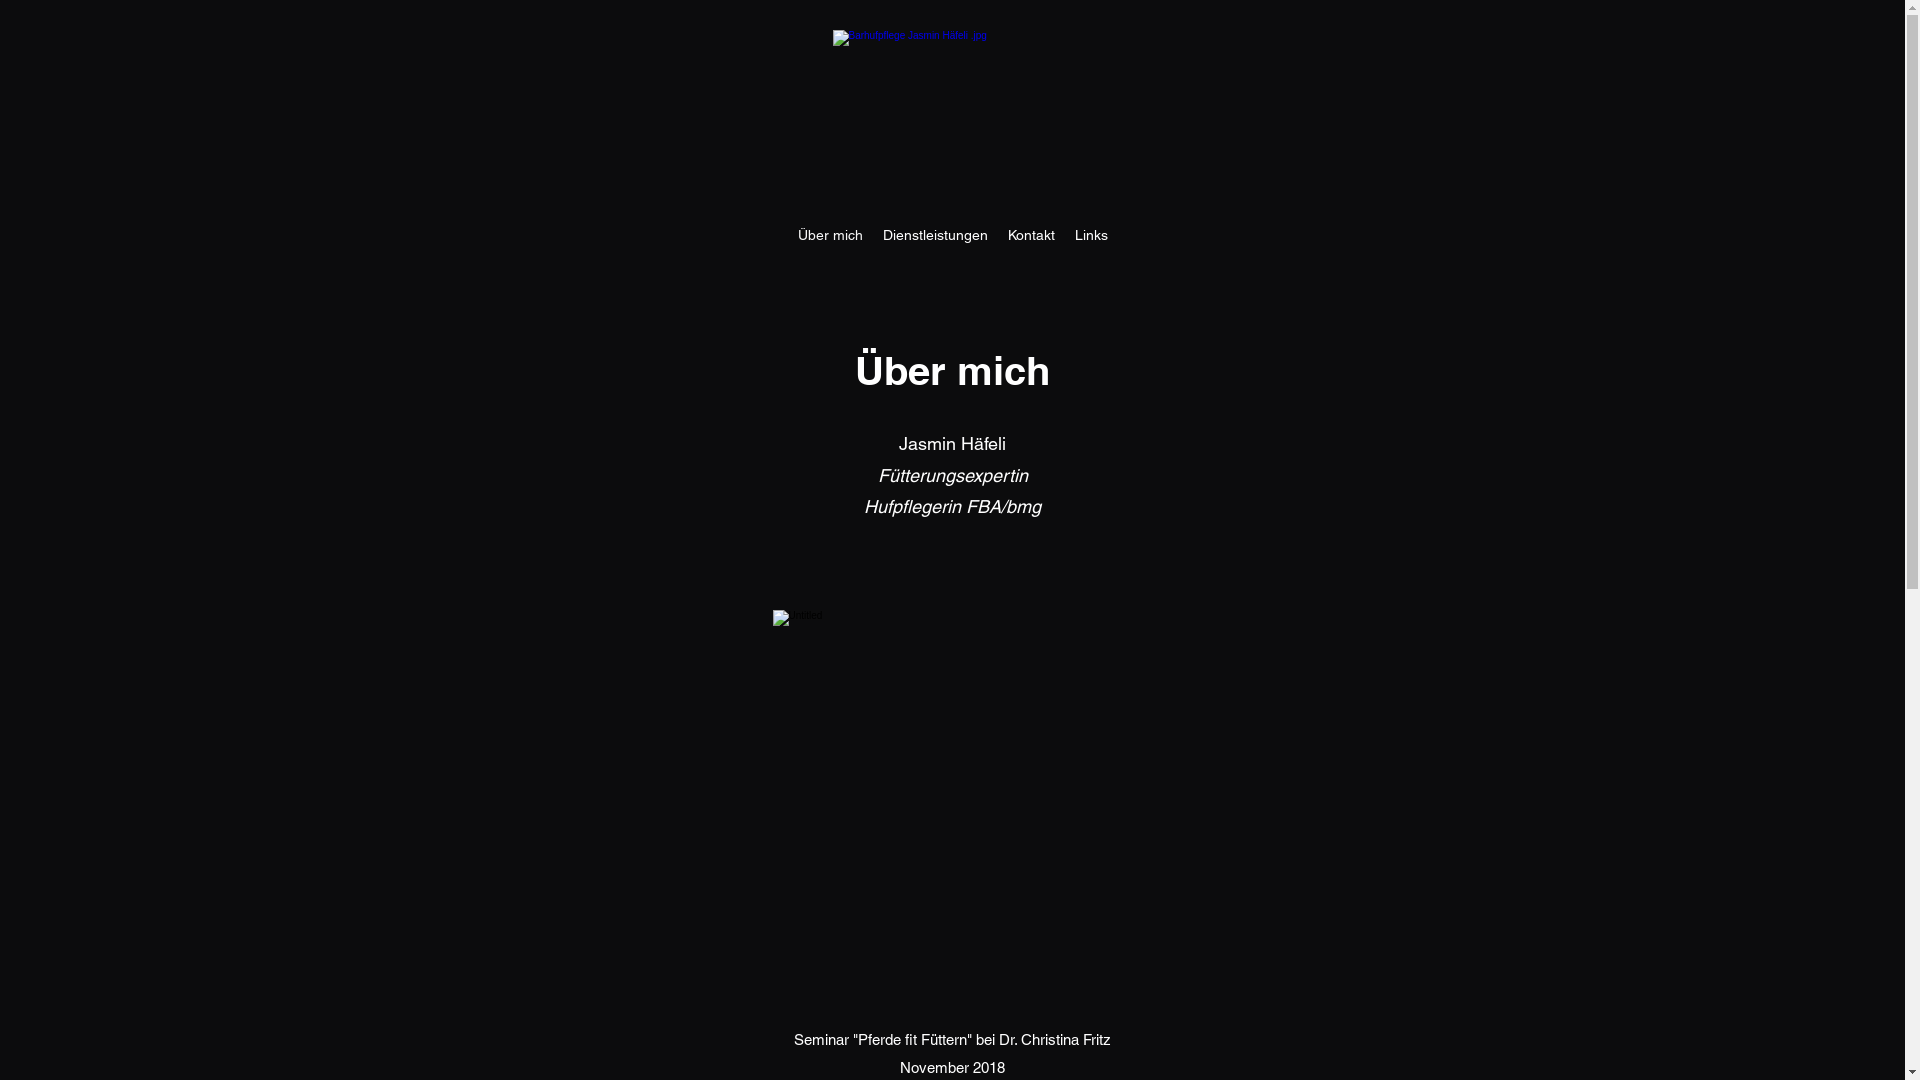  What do you see at coordinates (872, 234) in the screenshot?
I see `'Dienstleistungen'` at bounding box center [872, 234].